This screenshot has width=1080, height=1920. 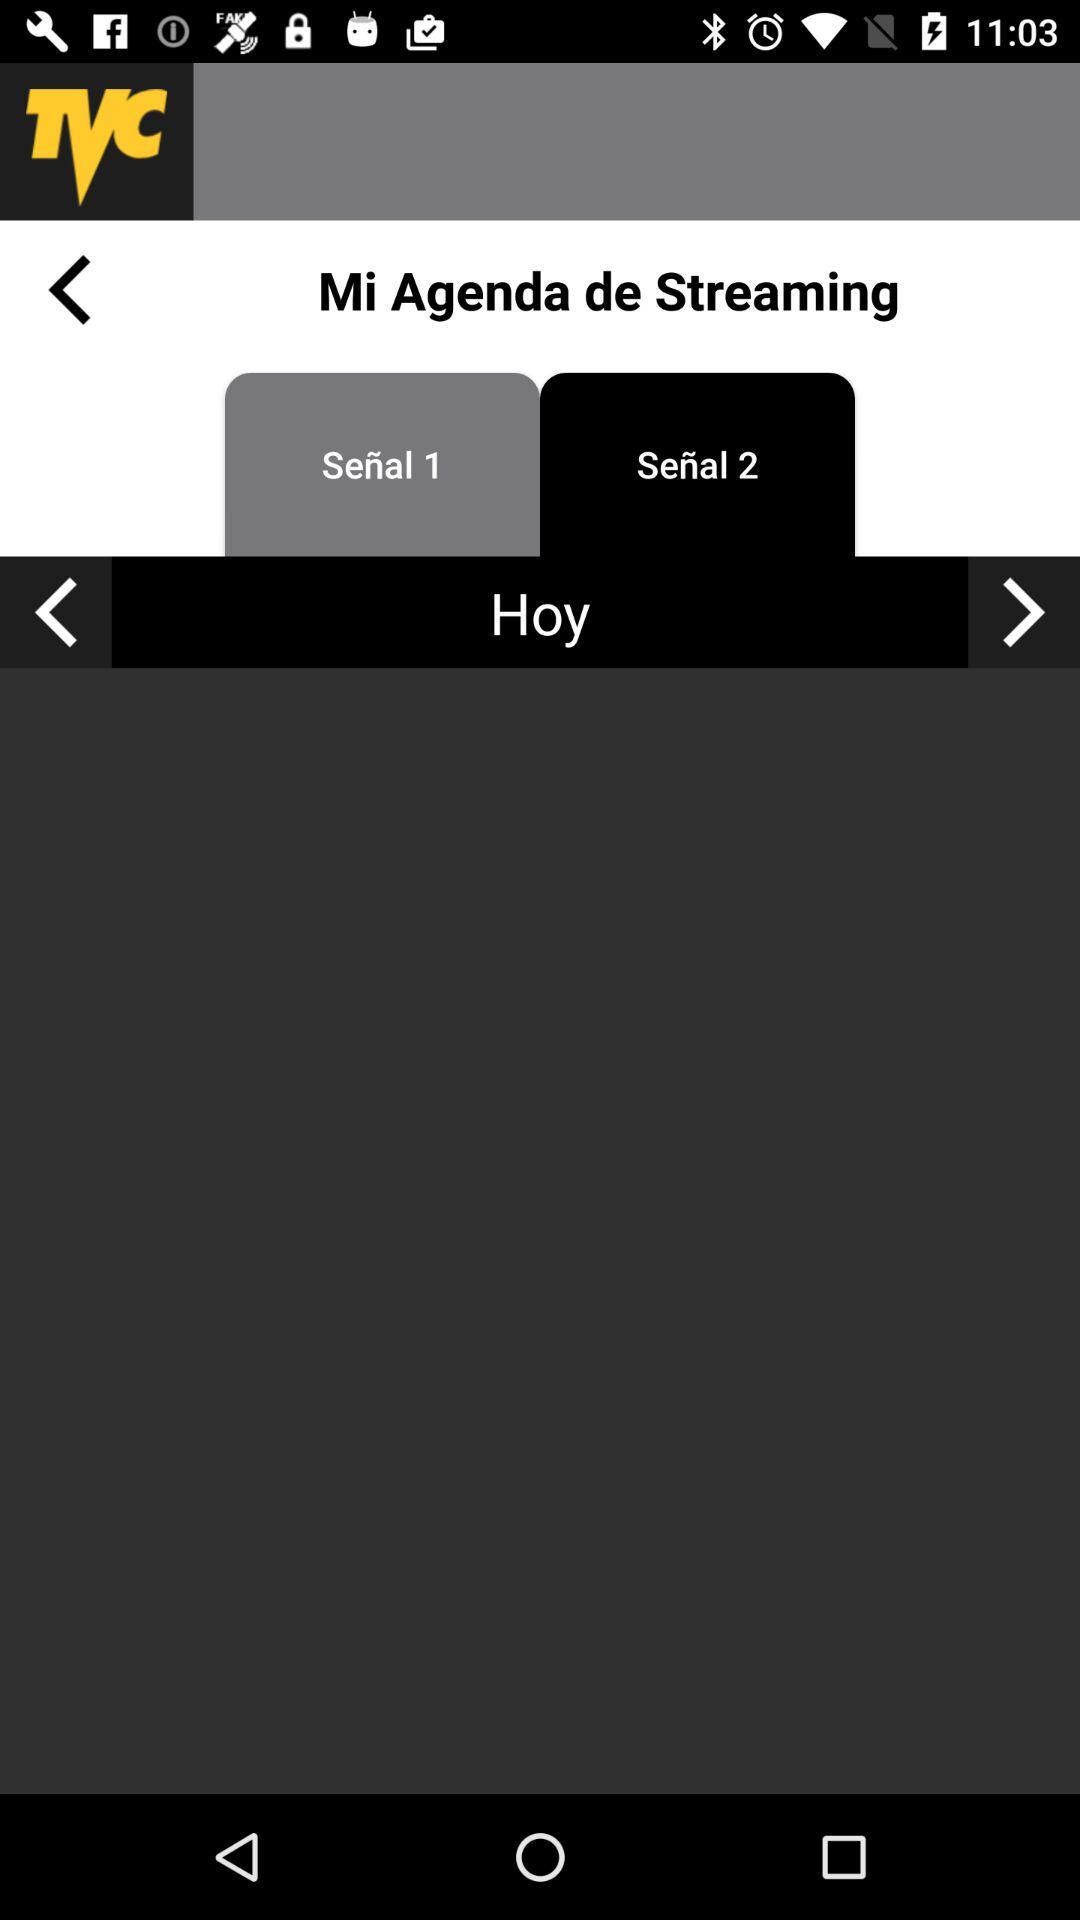 I want to click on next right, so click(x=1024, y=611).